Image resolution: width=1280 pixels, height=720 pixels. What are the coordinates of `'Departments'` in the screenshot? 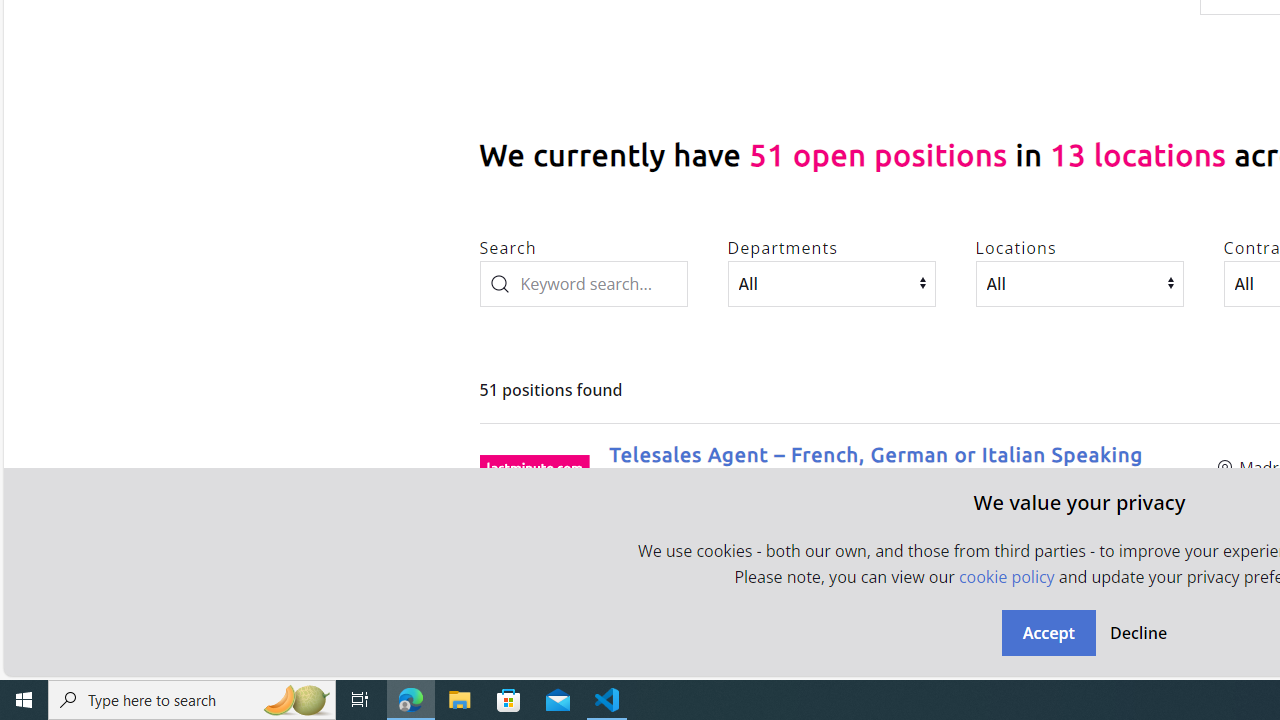 It's located at (831, 283).